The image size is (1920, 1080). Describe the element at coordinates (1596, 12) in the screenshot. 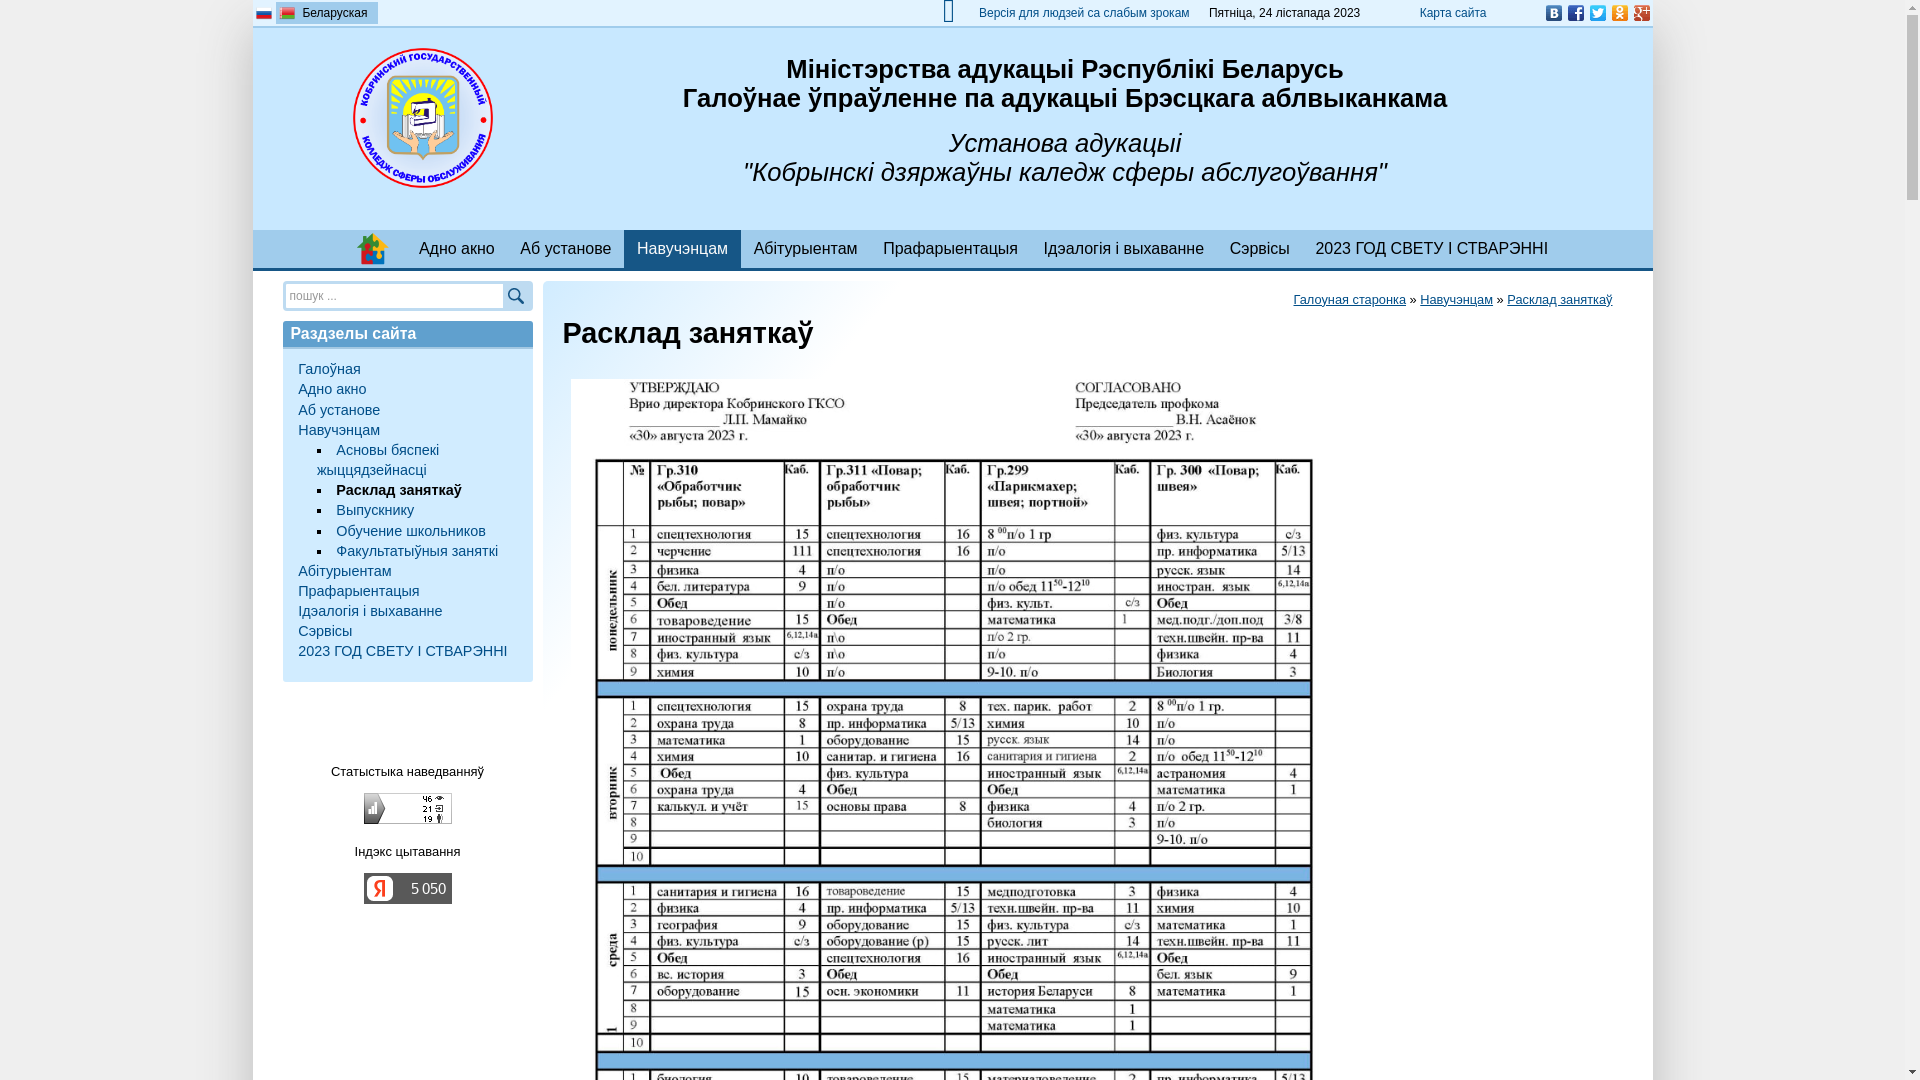

I see `'Twitter'` at that location.